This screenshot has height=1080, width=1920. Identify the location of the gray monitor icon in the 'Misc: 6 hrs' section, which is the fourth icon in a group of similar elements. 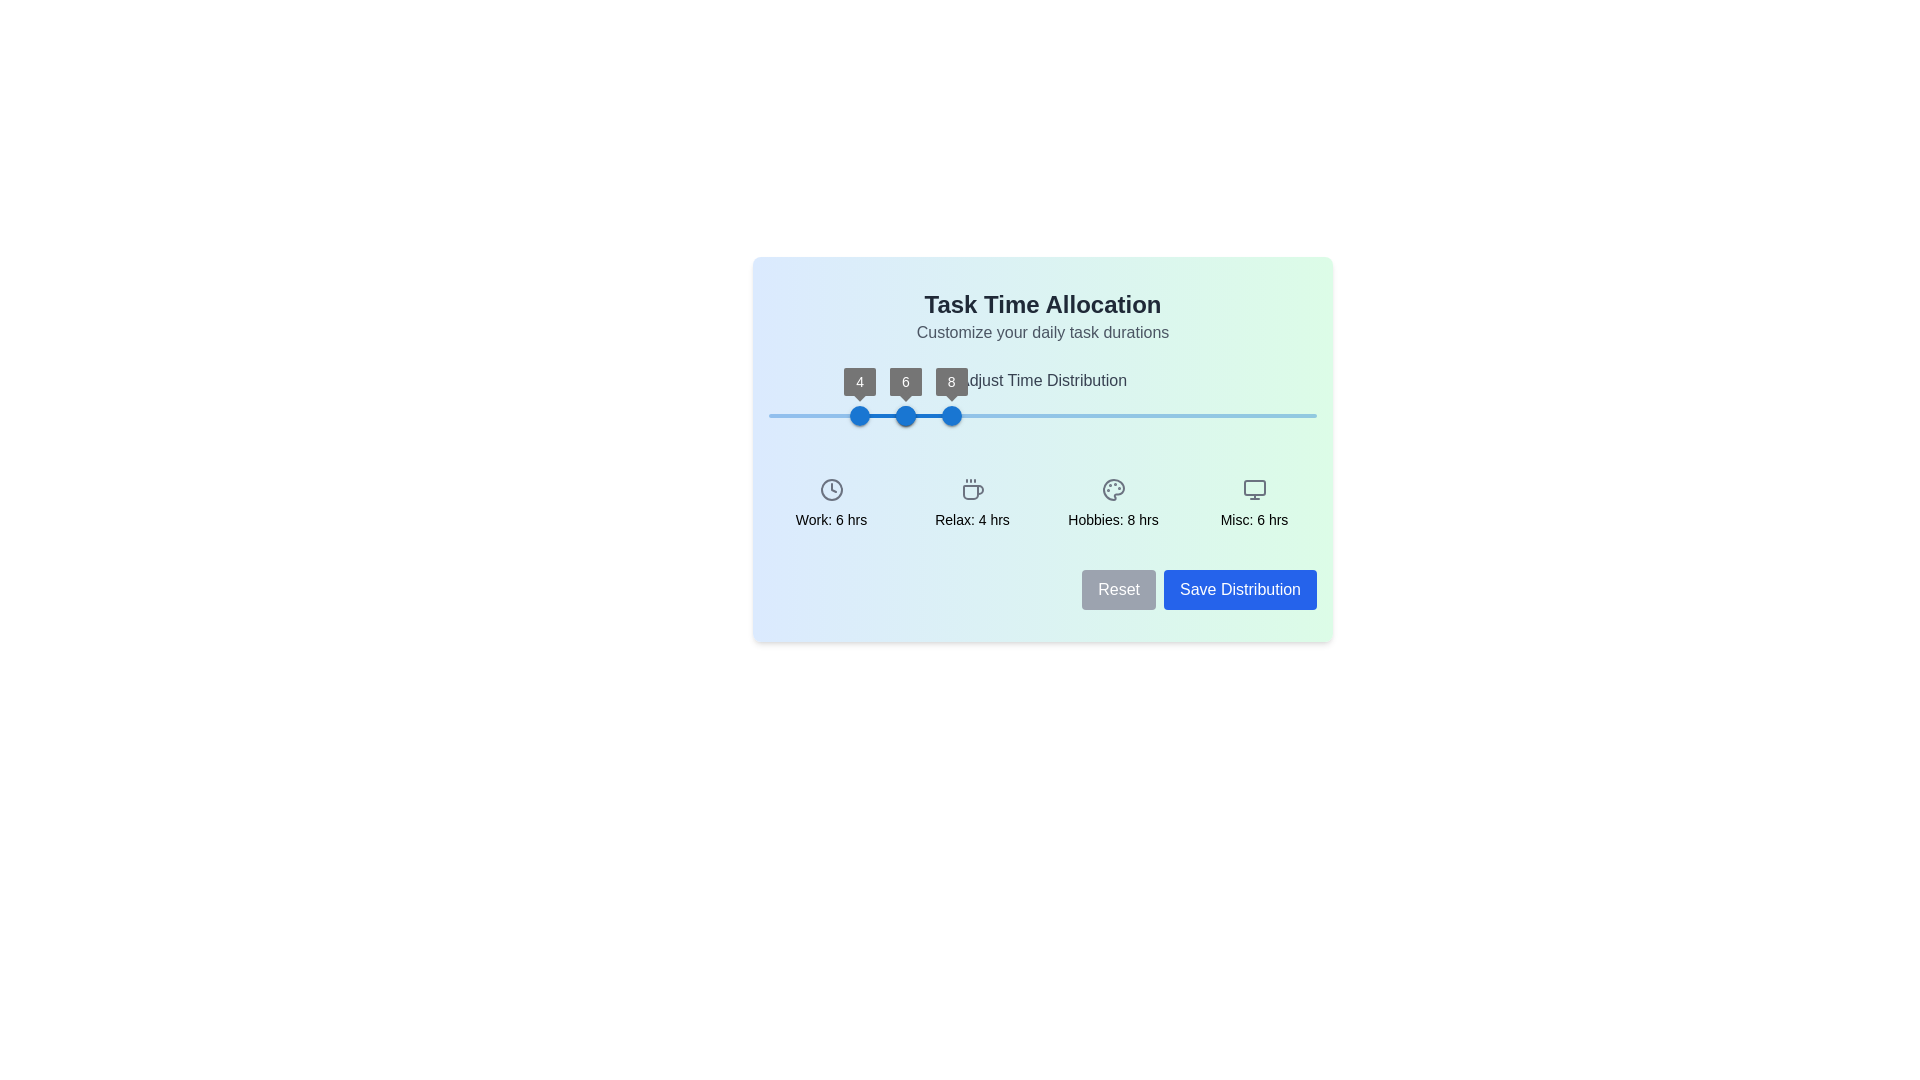
(1253, 489).